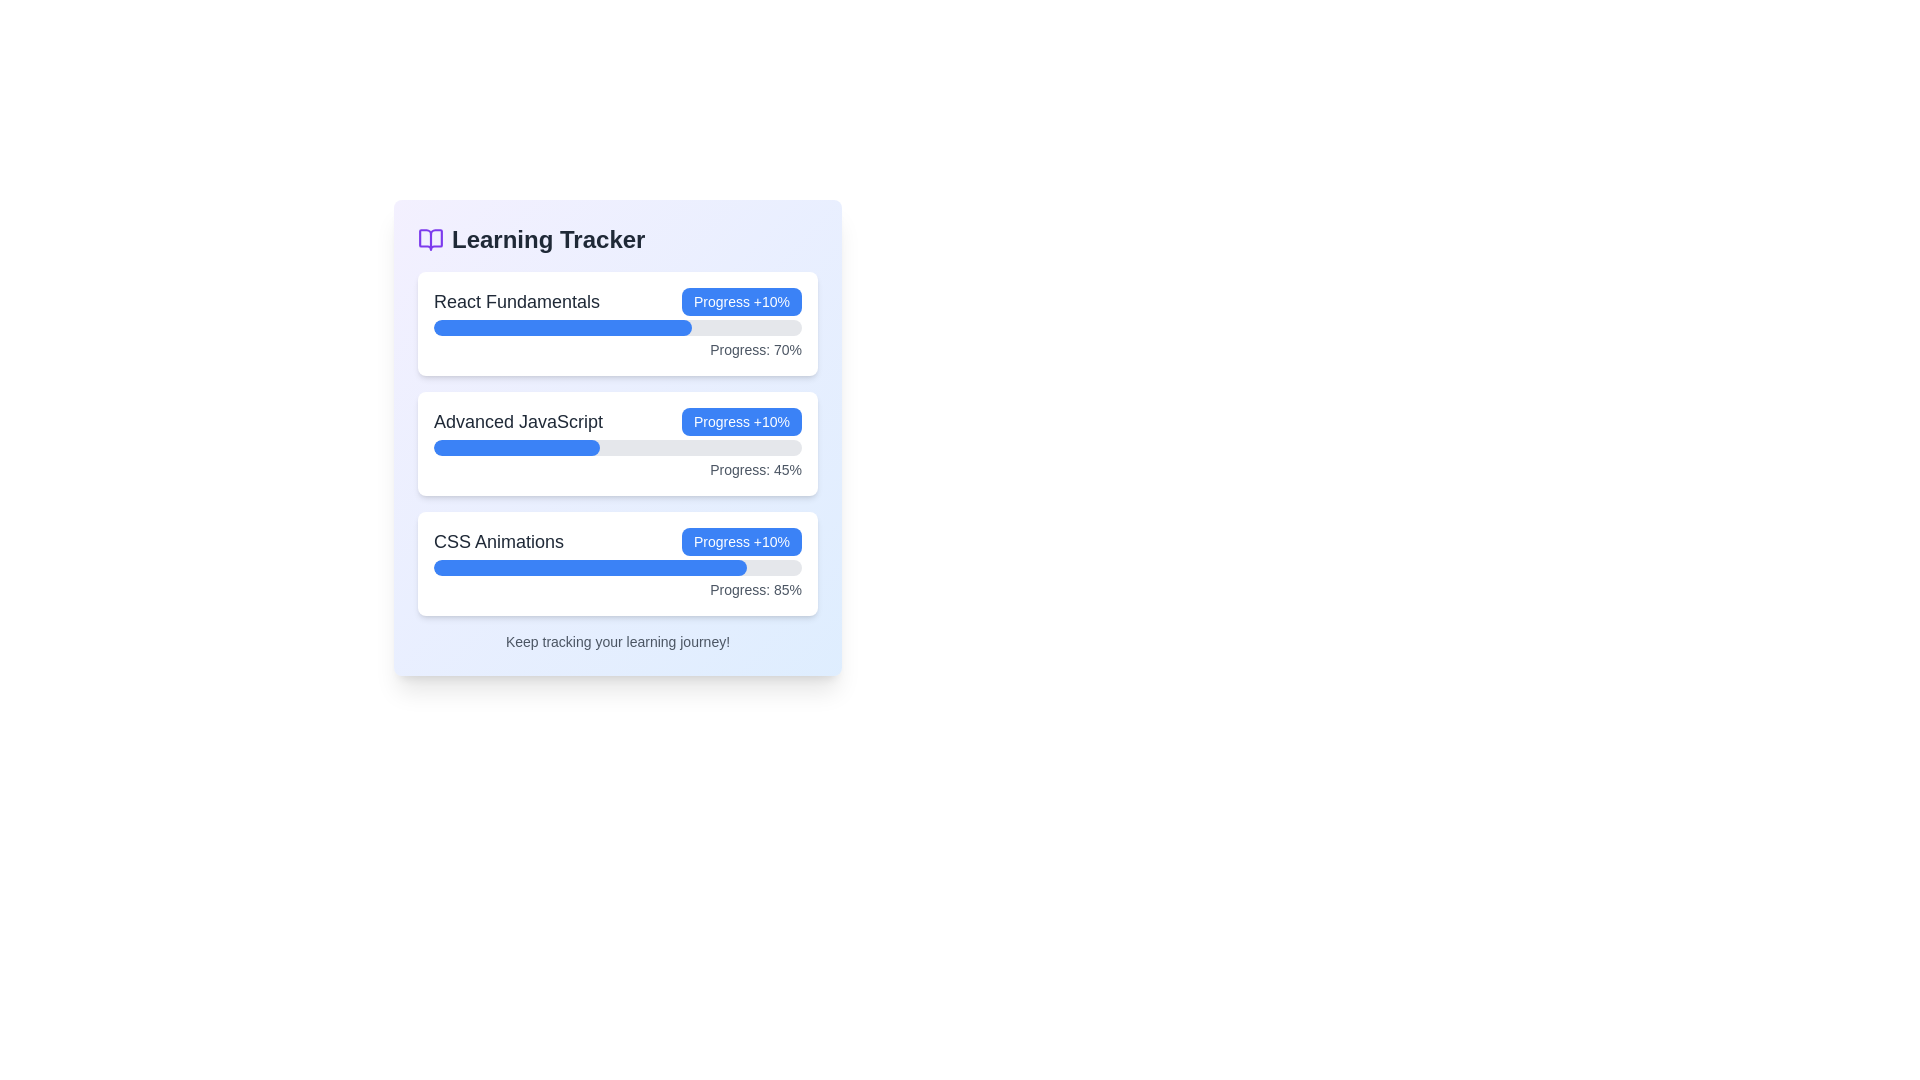 The width and height of the screenshot is (1920, 1080). I want to click on the progress bar located below the 'Advanced JavaScript' header and above the 'Progress: 45%' text element, so click(617, 446).